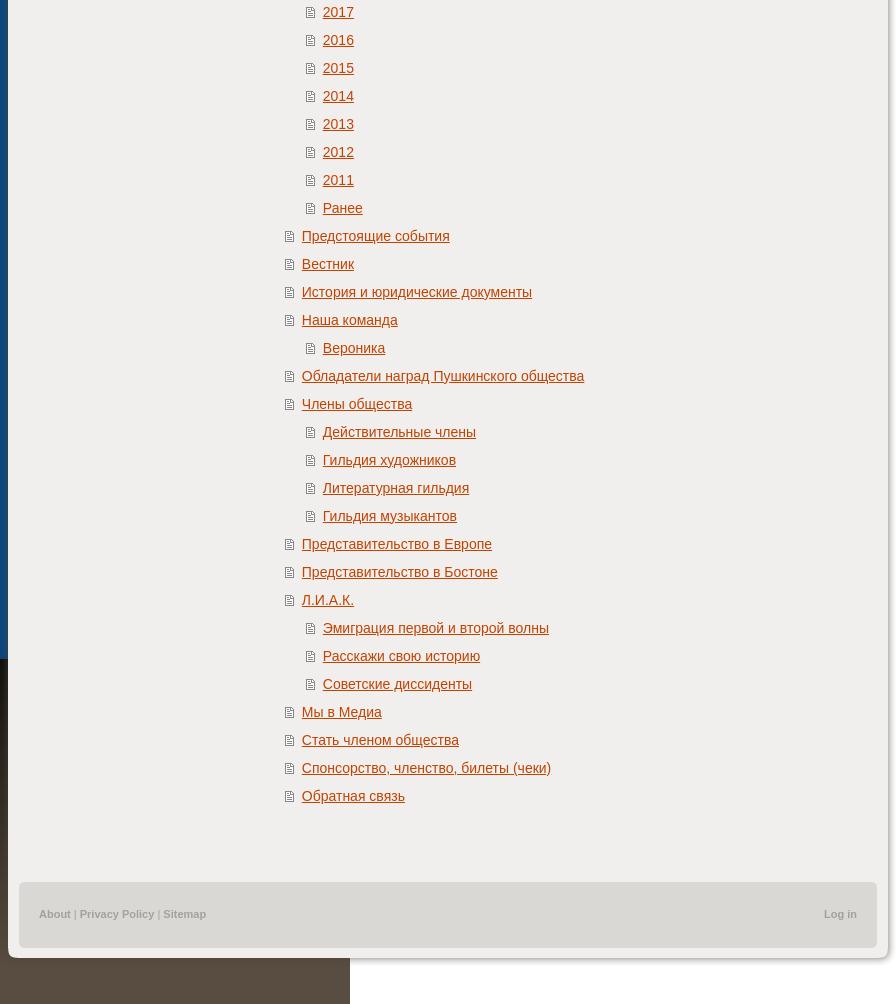 The height and width of the screenshot is (1004, 896). What do you see at coordinates (337, 122) in the screenshot?
I see `'2013'` at bounding box center [337, 122].